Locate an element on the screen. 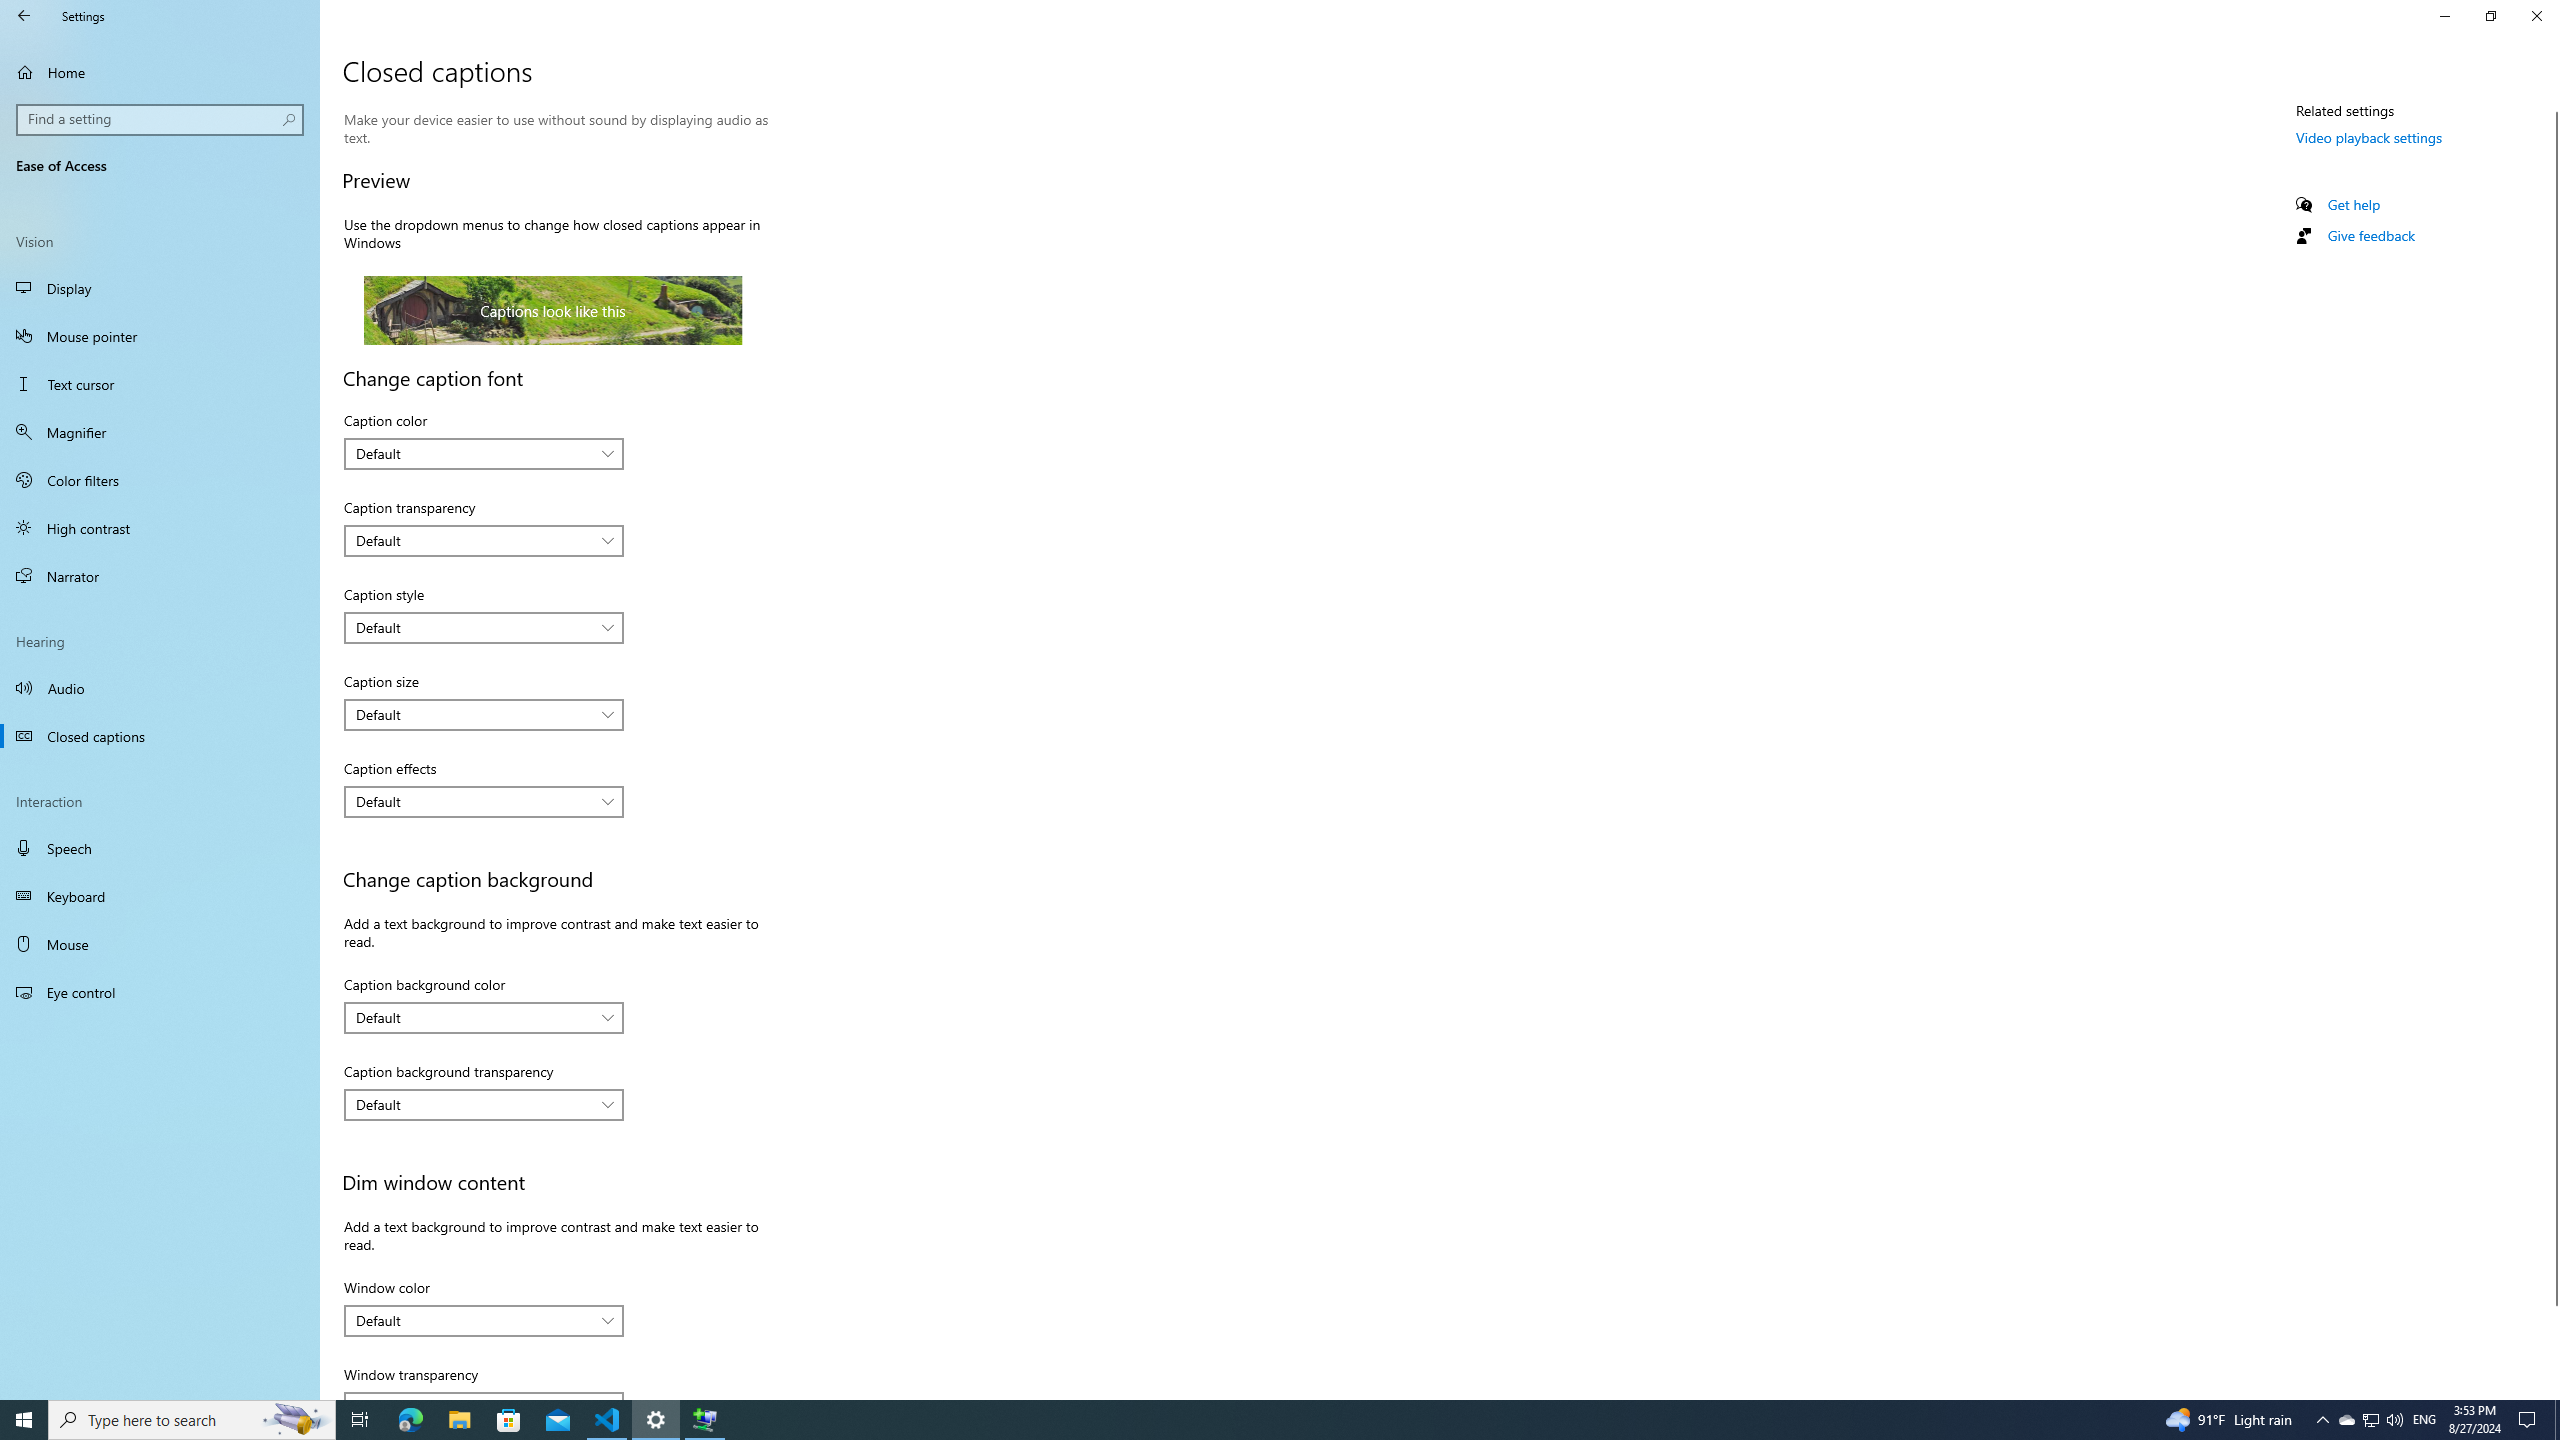 The width and height of the screenshot is (2560, 1440). 'Extensible Wizards Host Process - 1 running window' is located at coordinates (705, 1418).